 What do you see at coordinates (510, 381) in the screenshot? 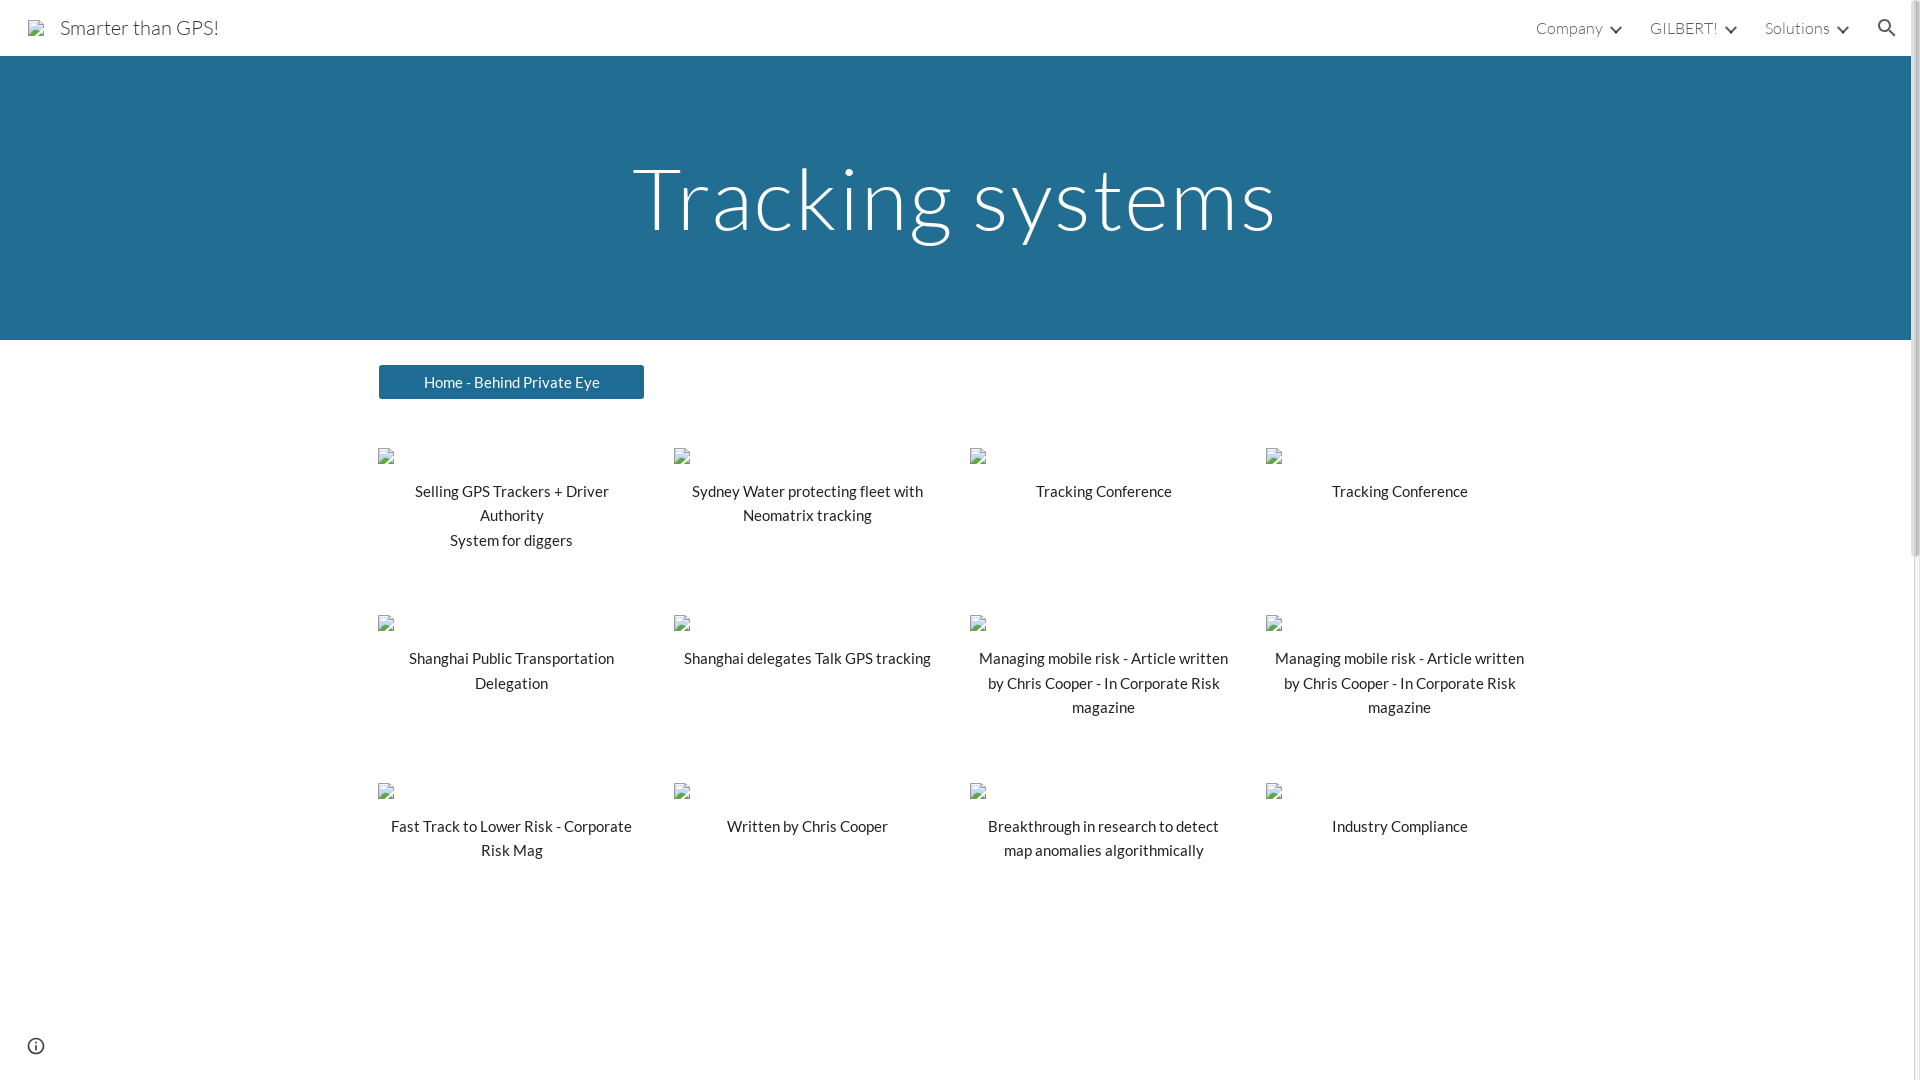
I see `'Home - Behind Private Eye'` at bounding box center [510, 381].